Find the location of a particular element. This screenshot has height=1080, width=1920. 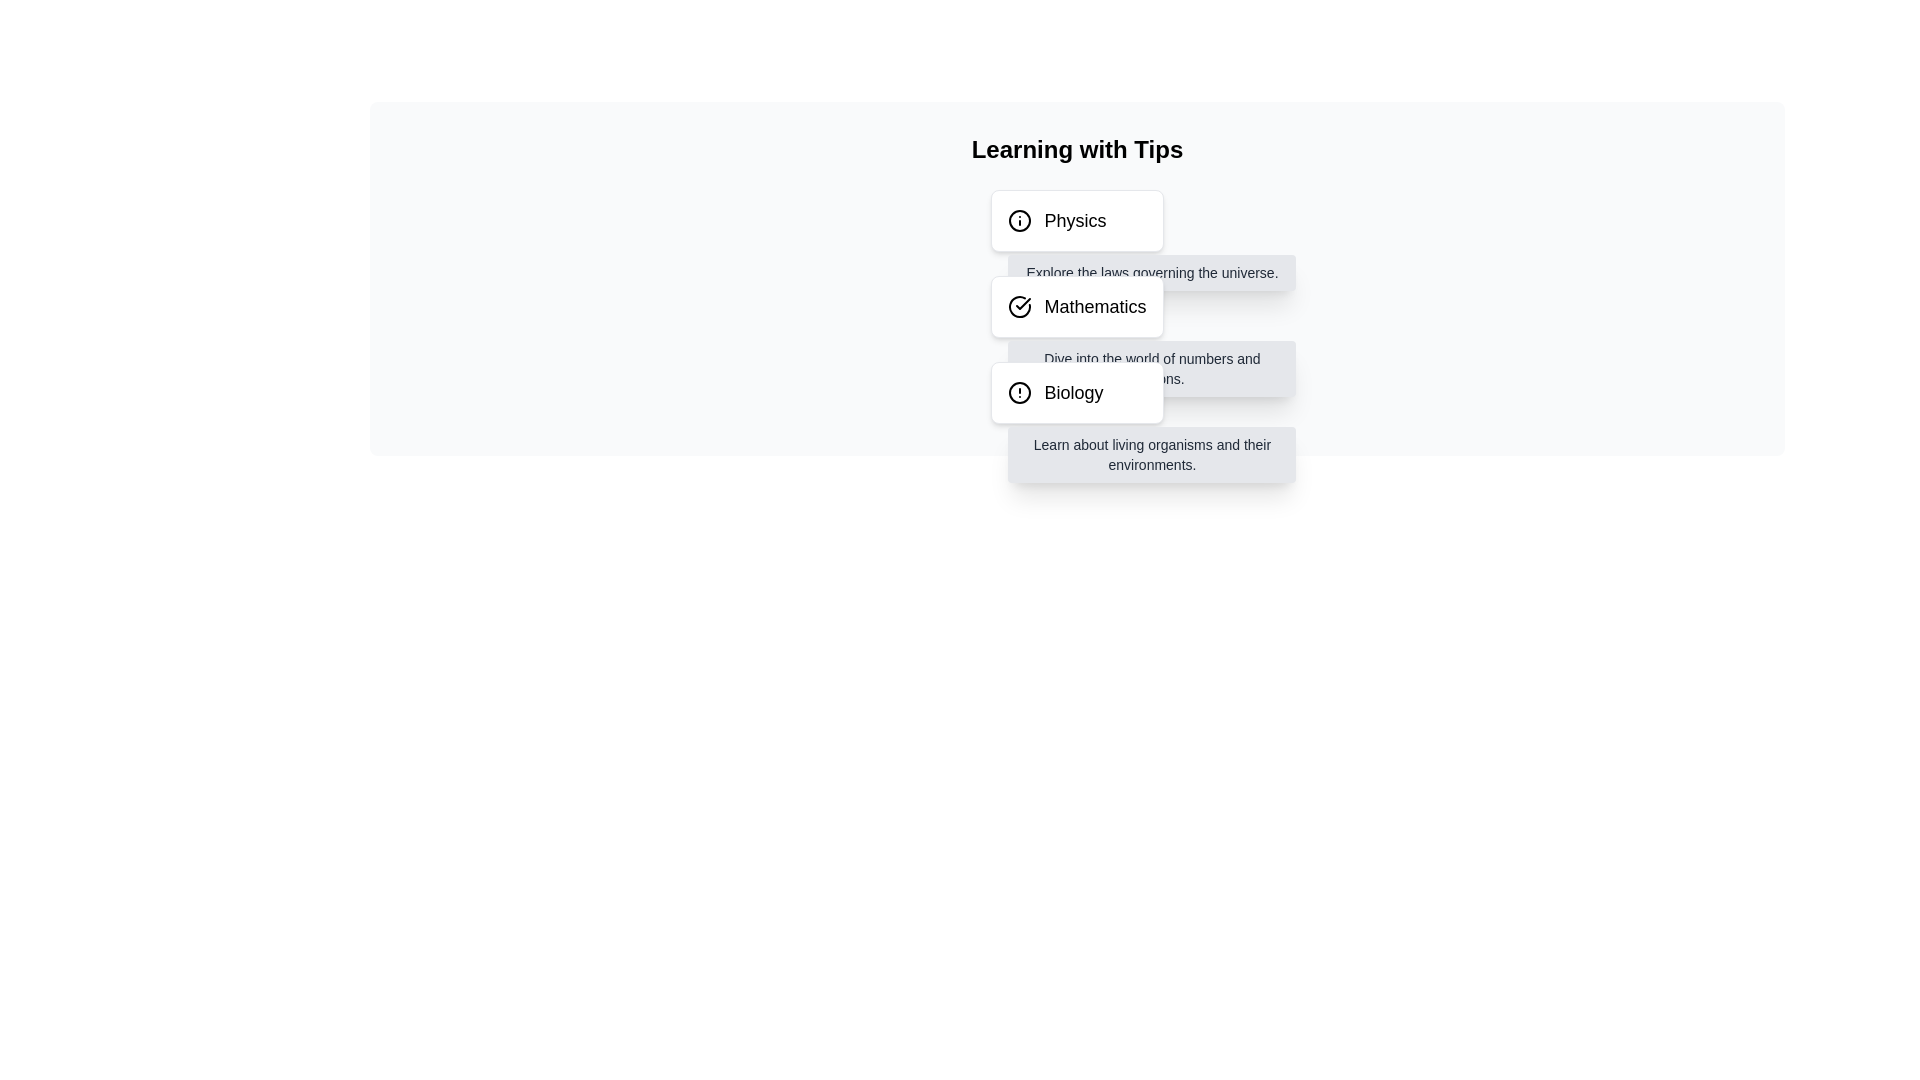

the List Entry for the subject category 'Biology', which is the third item in the vertical list after 'Physics' and 'Mathematics' is located at coordinates (1076, 393).